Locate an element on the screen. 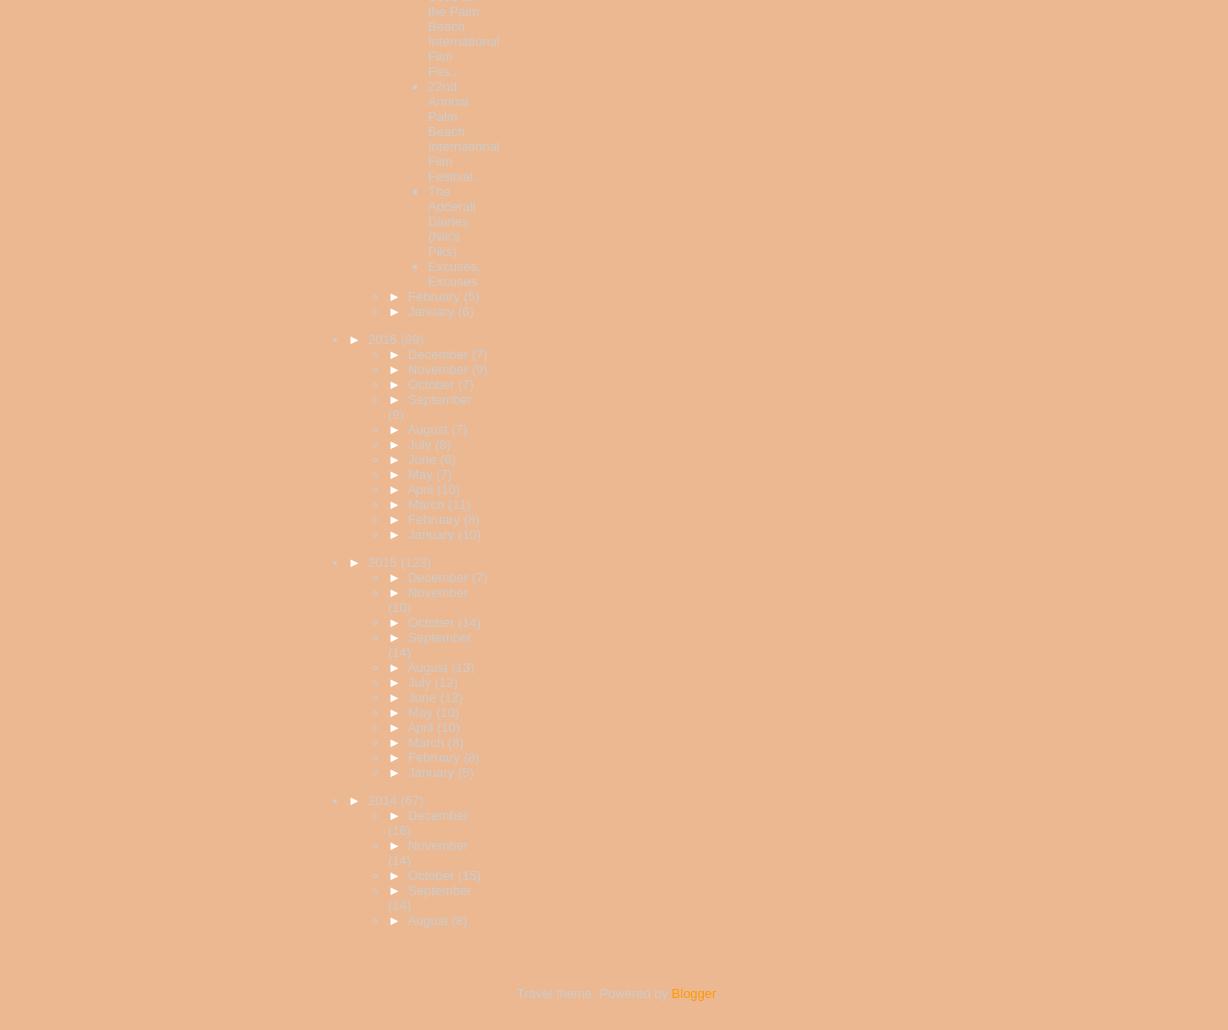  'Blogger' is located at coordinates (670, 992).